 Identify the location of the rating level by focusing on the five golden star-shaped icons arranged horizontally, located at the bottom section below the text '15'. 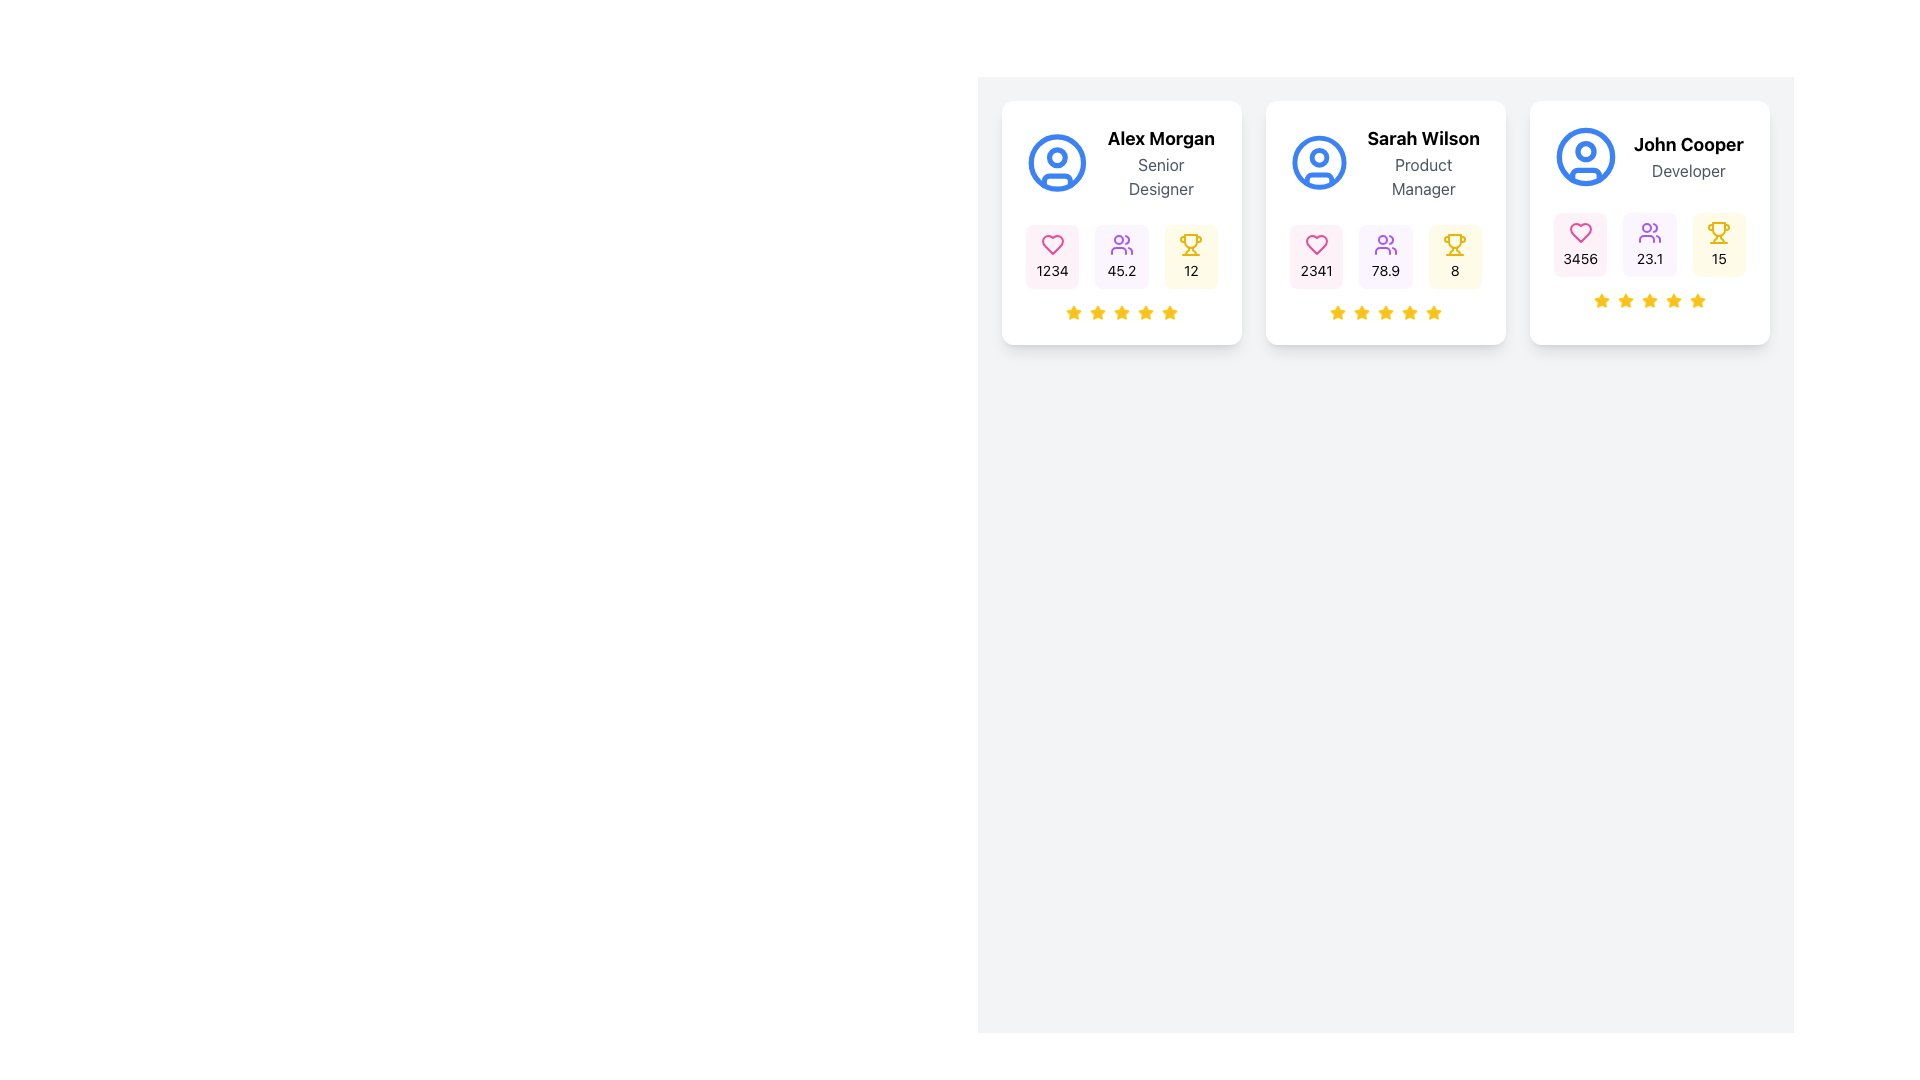
(1650, 300).